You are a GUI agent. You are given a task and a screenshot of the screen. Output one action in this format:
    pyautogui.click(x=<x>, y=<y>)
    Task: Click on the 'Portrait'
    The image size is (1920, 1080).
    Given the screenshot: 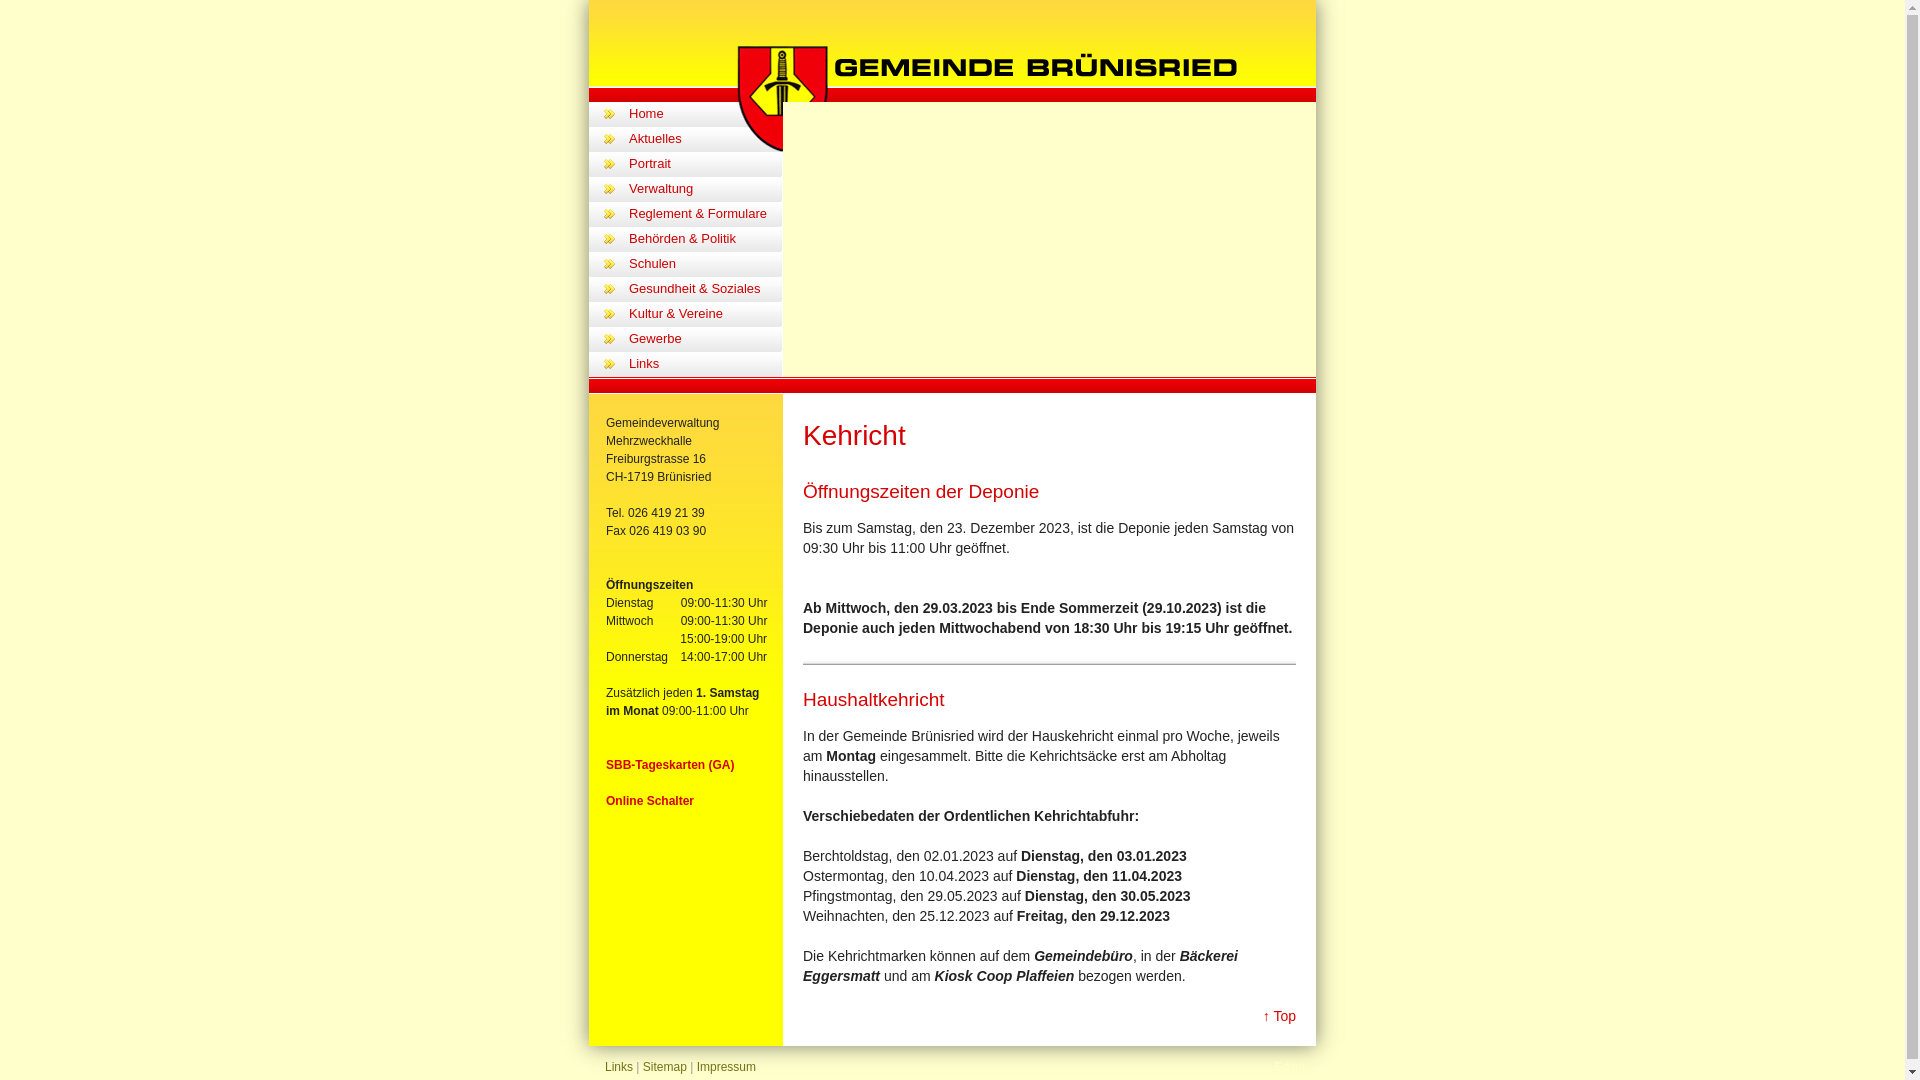 What is the action you would take?
    pyautogui.click(x=705, y=163)
    